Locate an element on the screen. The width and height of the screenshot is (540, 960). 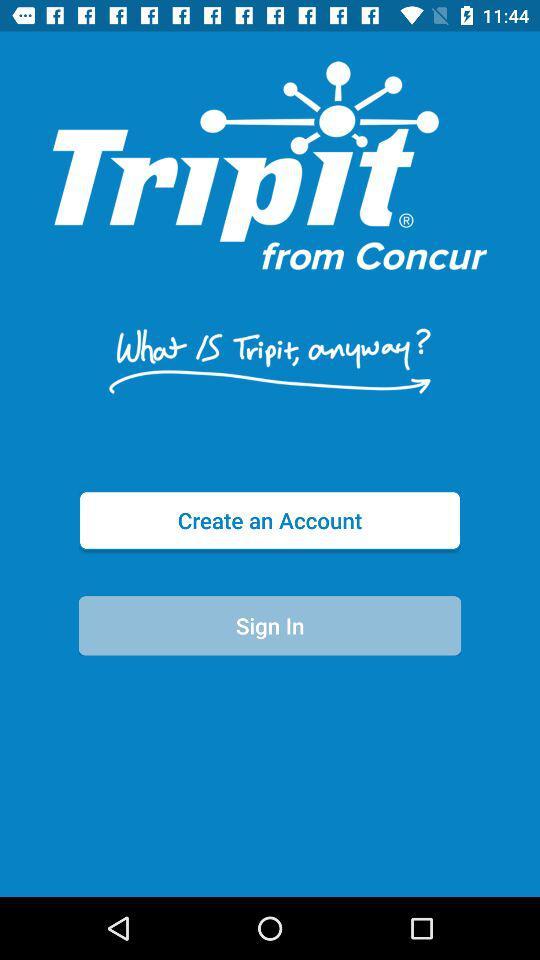
the item above create an account is located at coordinates (269, 360).